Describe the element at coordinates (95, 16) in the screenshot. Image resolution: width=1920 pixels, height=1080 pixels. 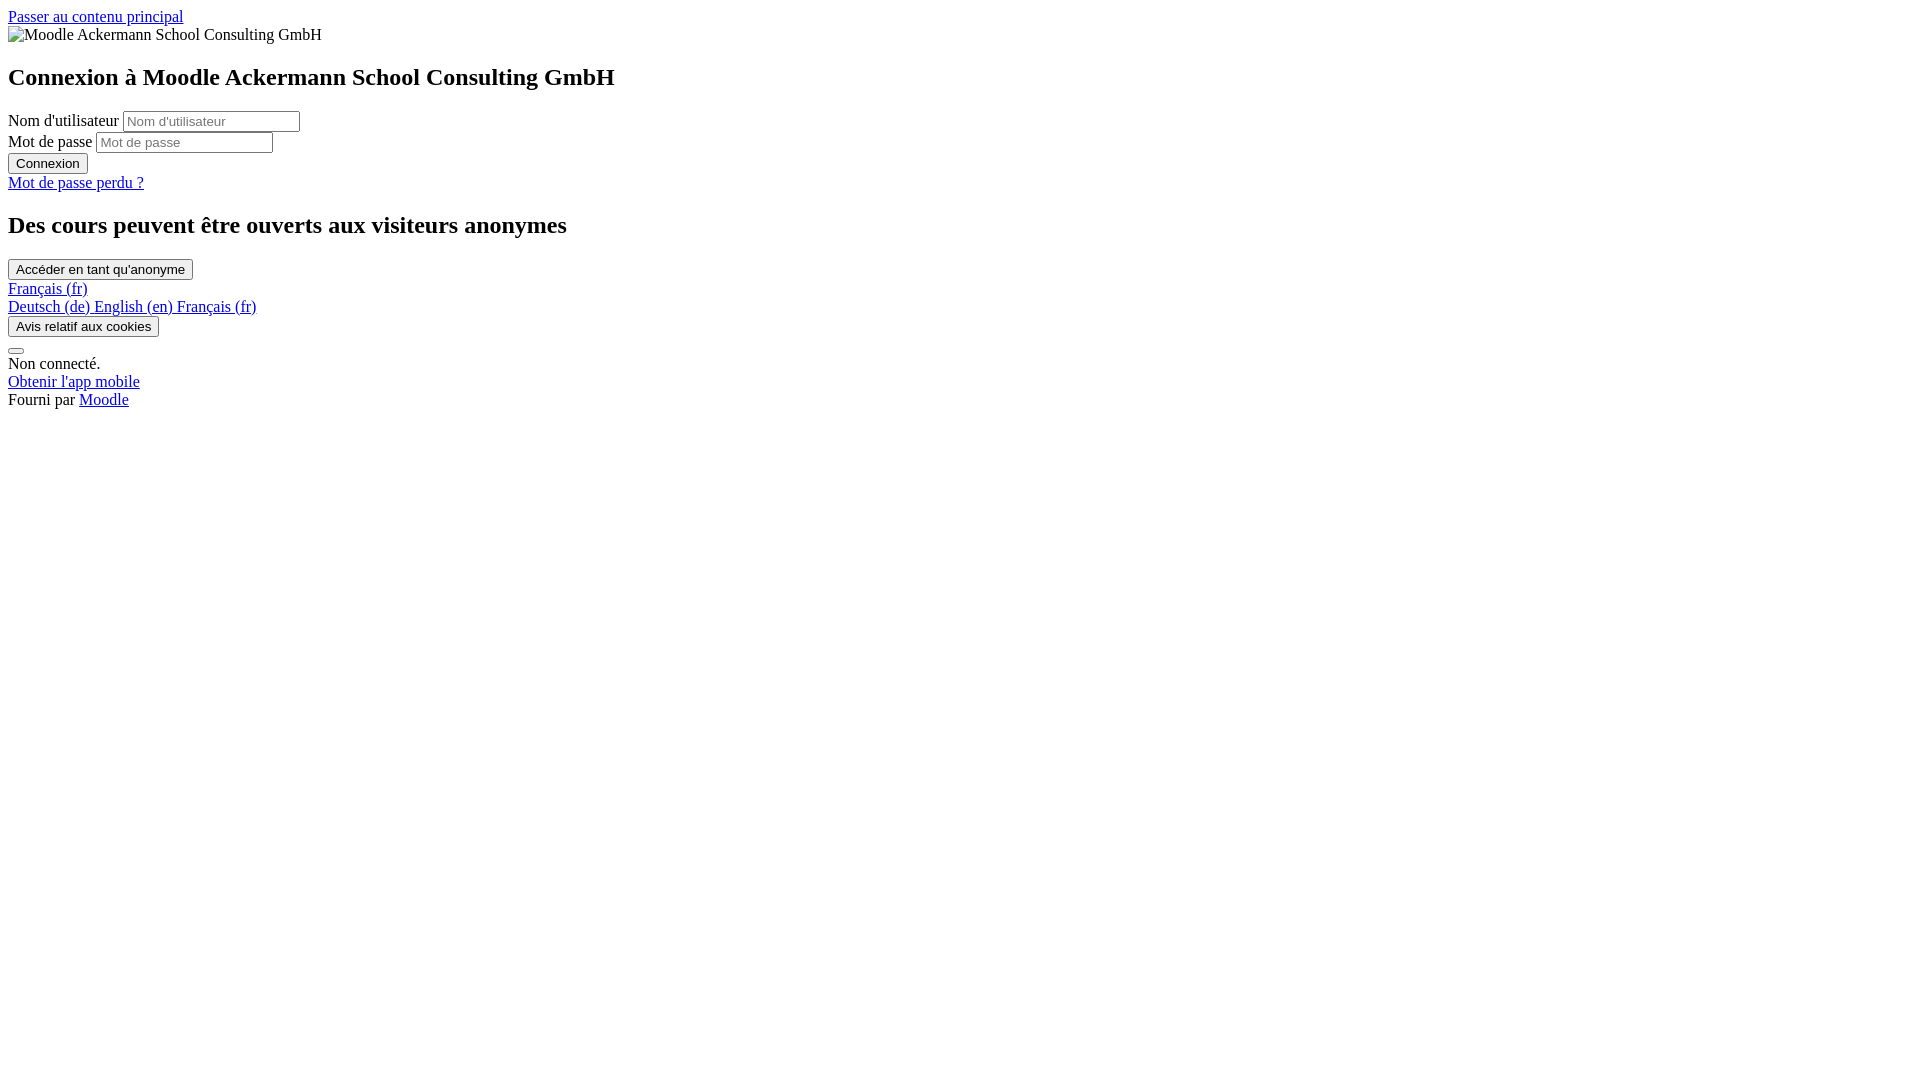
I see `'Passer au contenu principal'` at that location.